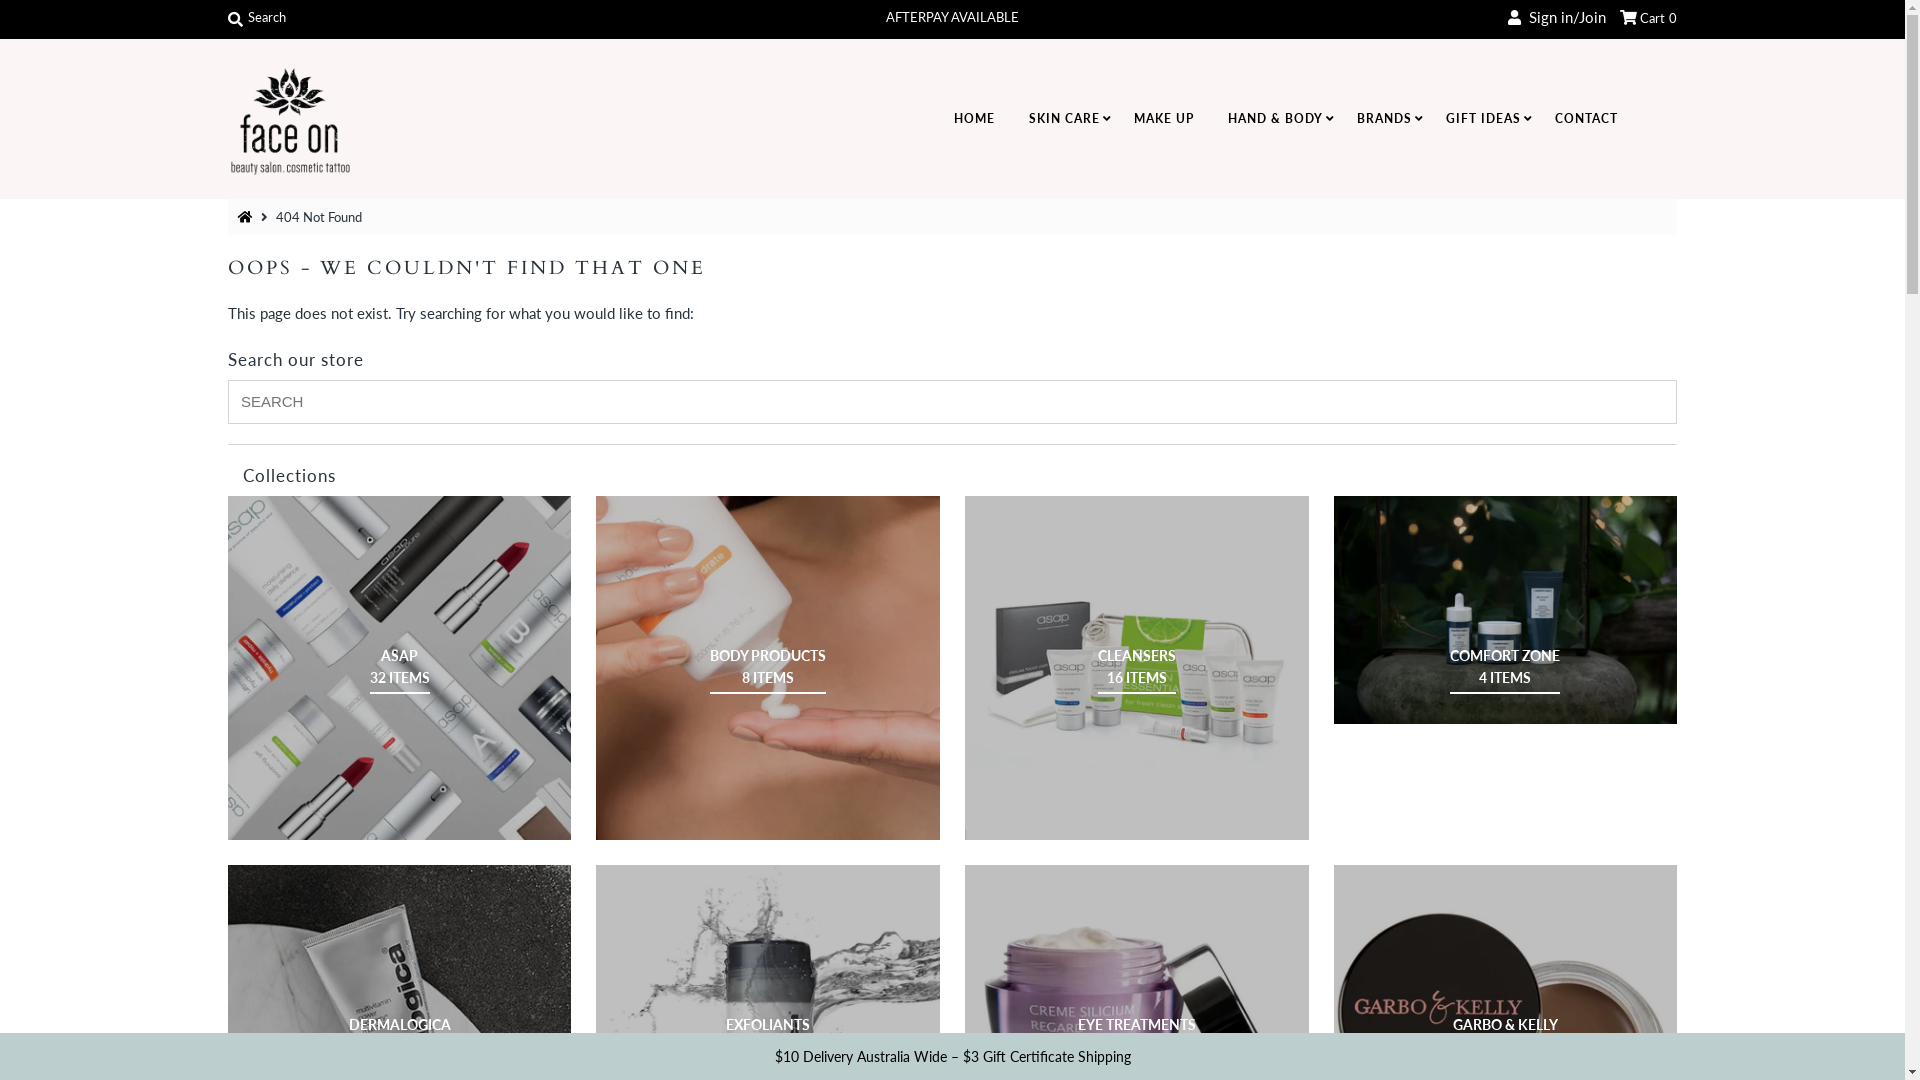  Describe the element at coordinates (1137, 1035) in the screenshot. I see `'EYE TREATMENTS` at that location.